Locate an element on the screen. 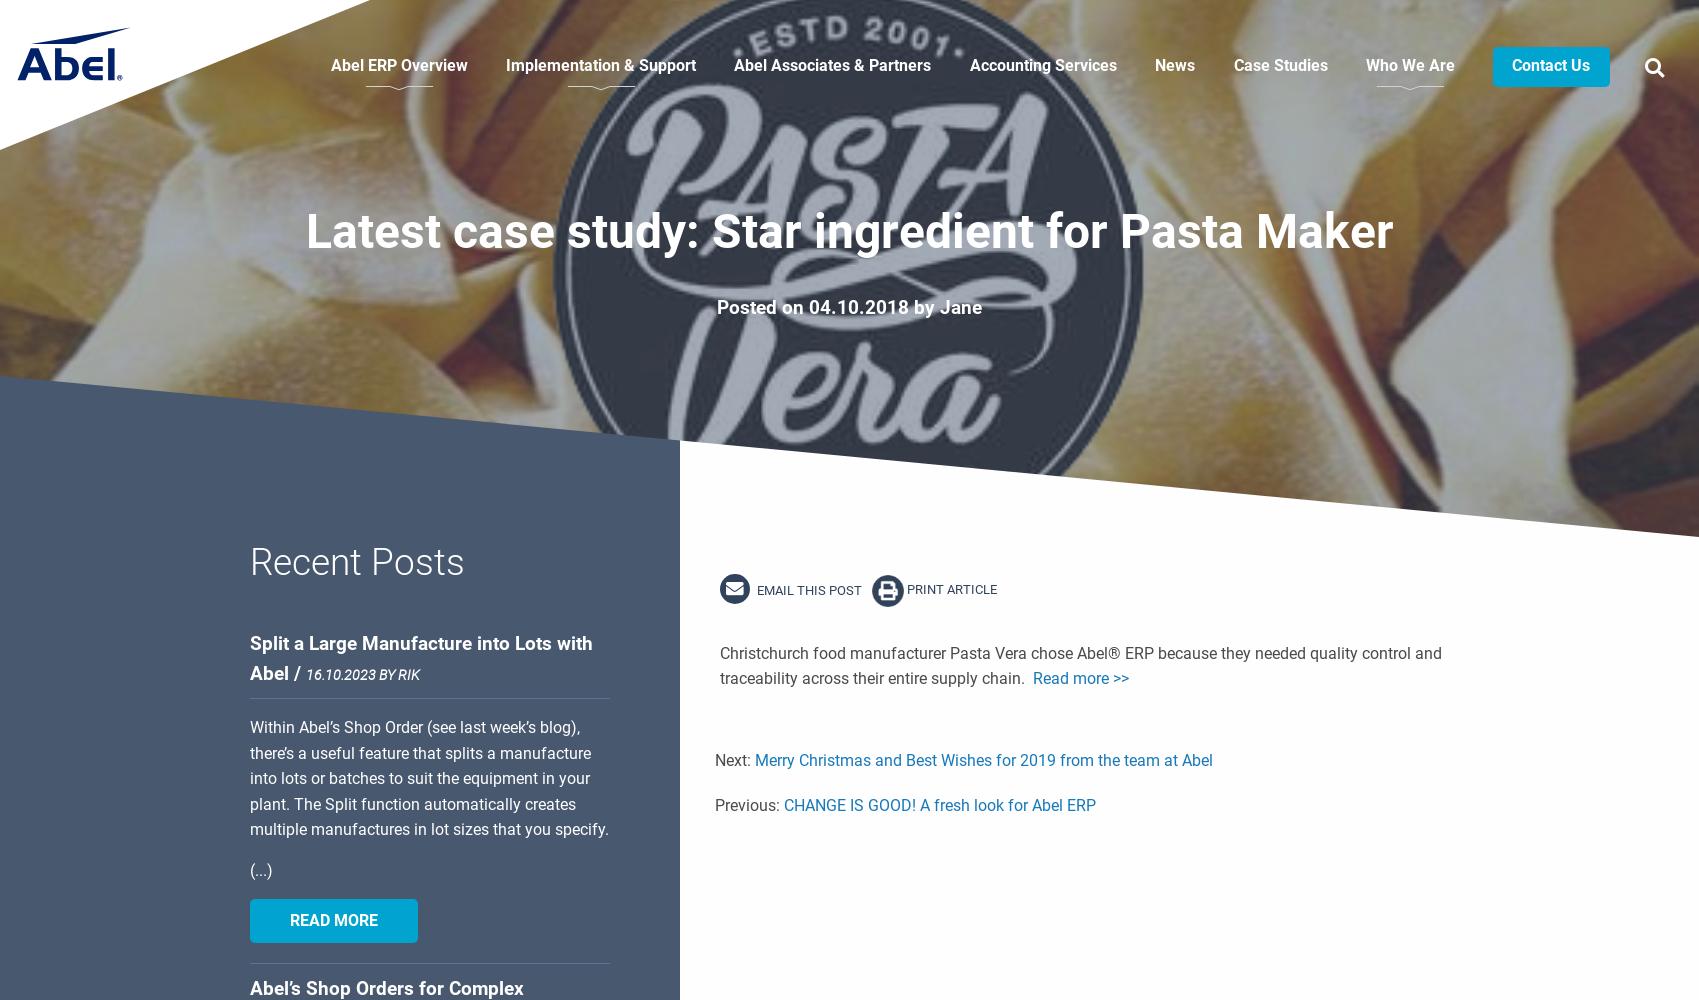 This screenshot has width=1699, height=1000. 'Abel ERP Overview' is located at coordinates (398, 64).